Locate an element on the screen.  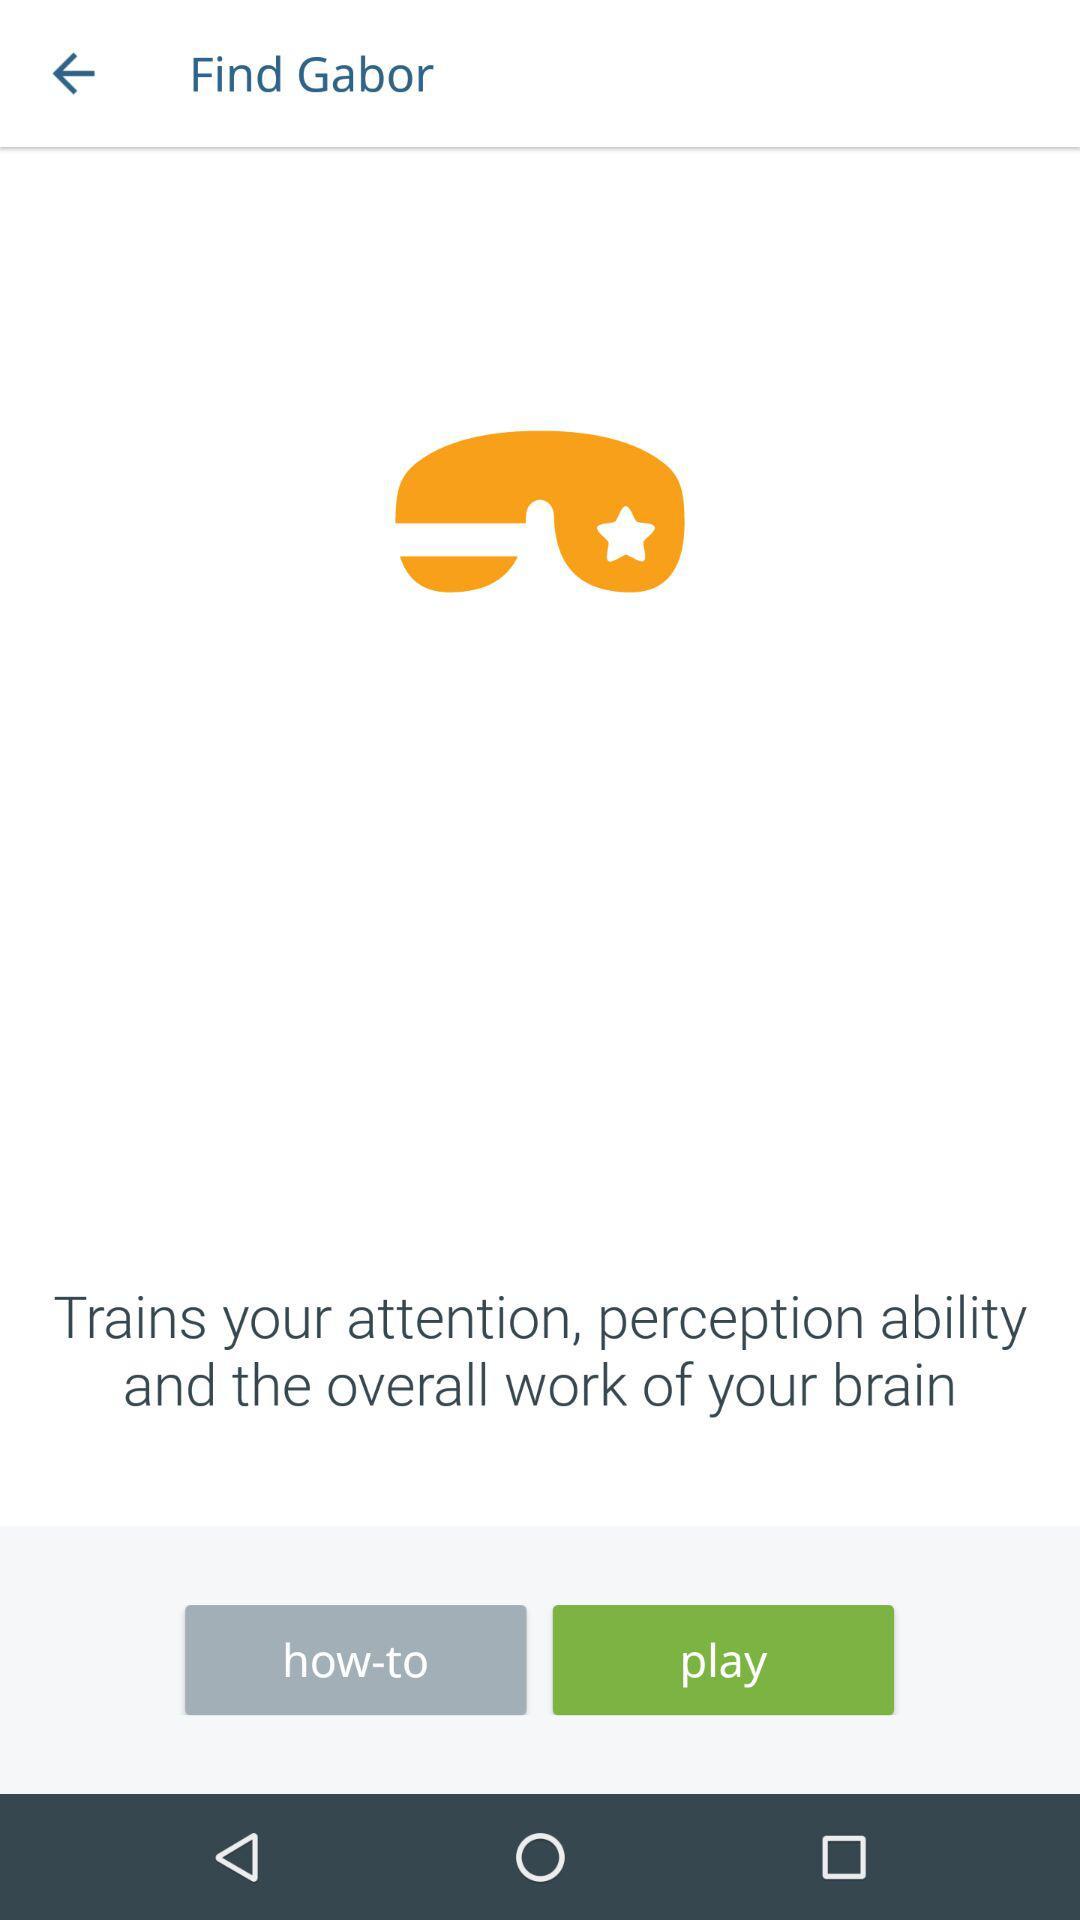
play item is located at coordinates (723, 1660).